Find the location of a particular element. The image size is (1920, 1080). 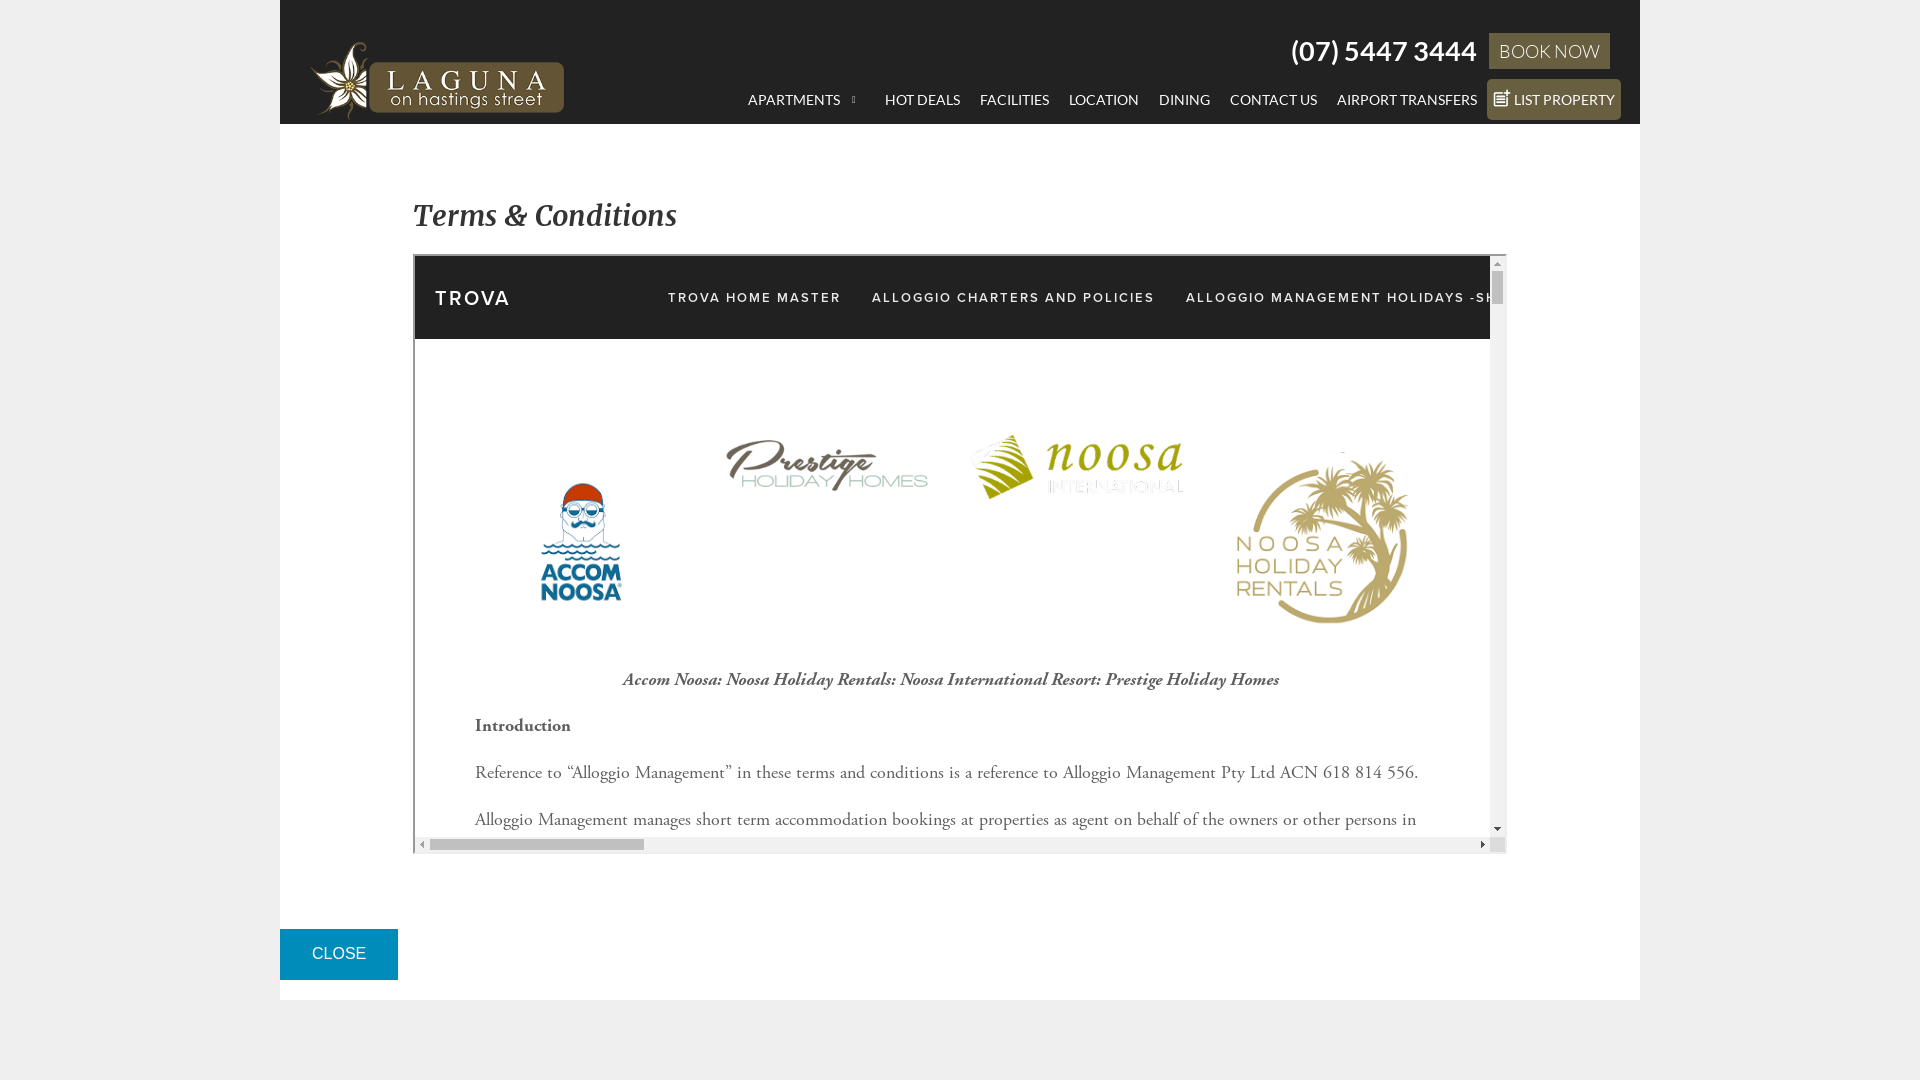

'AIRPORT TRANSFERS' is located at coordinates (1405, 99).